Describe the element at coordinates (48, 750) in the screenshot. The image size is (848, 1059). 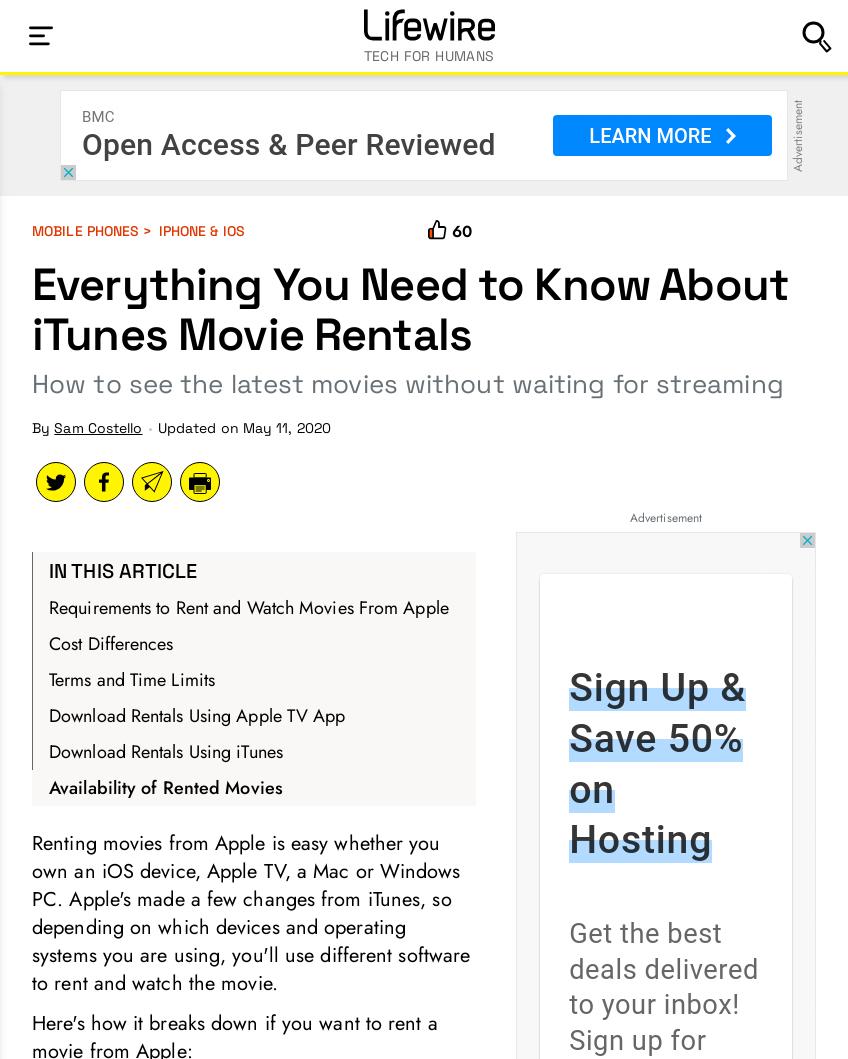
I see `'Download Rentals Using iTunes'` at that location.